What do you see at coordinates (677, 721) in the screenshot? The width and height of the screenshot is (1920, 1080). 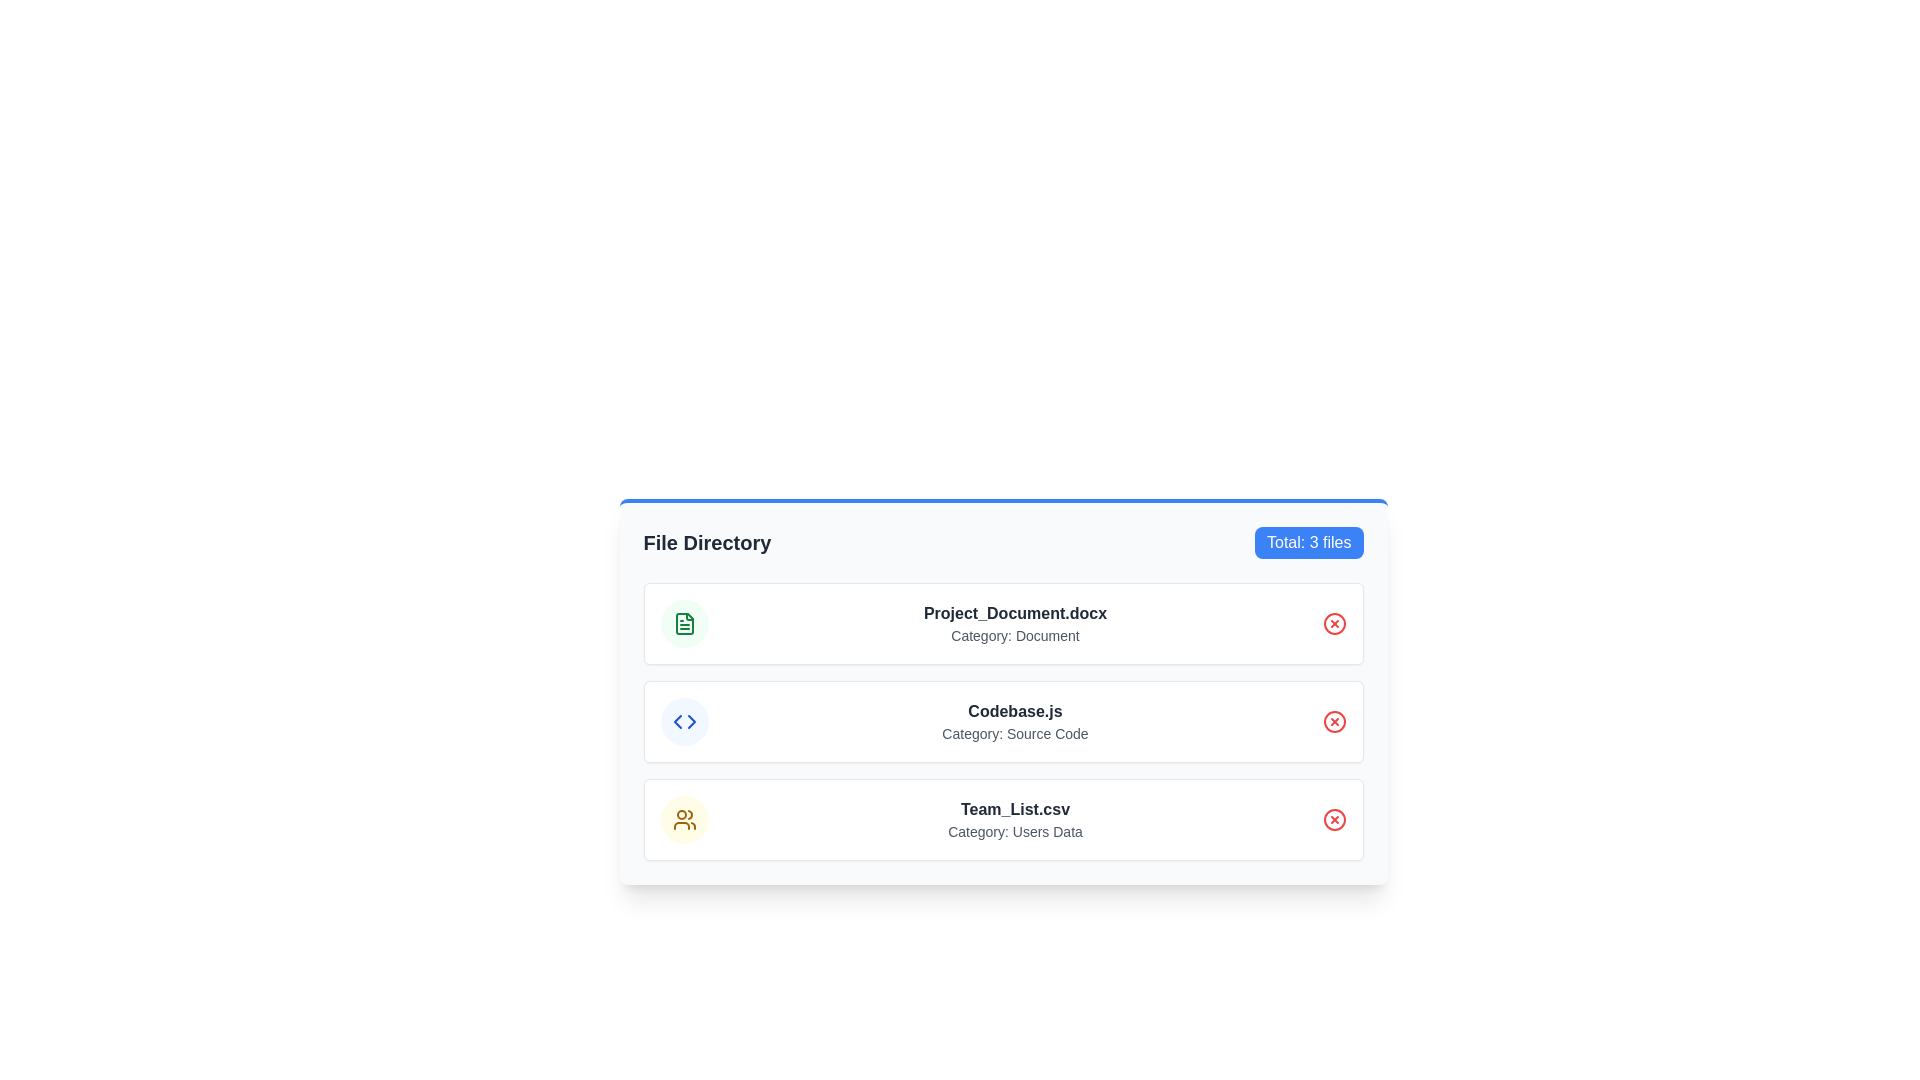 I see `the leftward pointing chevron icon located next to the 'Codebase.js' text in the second row of the list for accessibility navigation` at bounding box center [677, 721].